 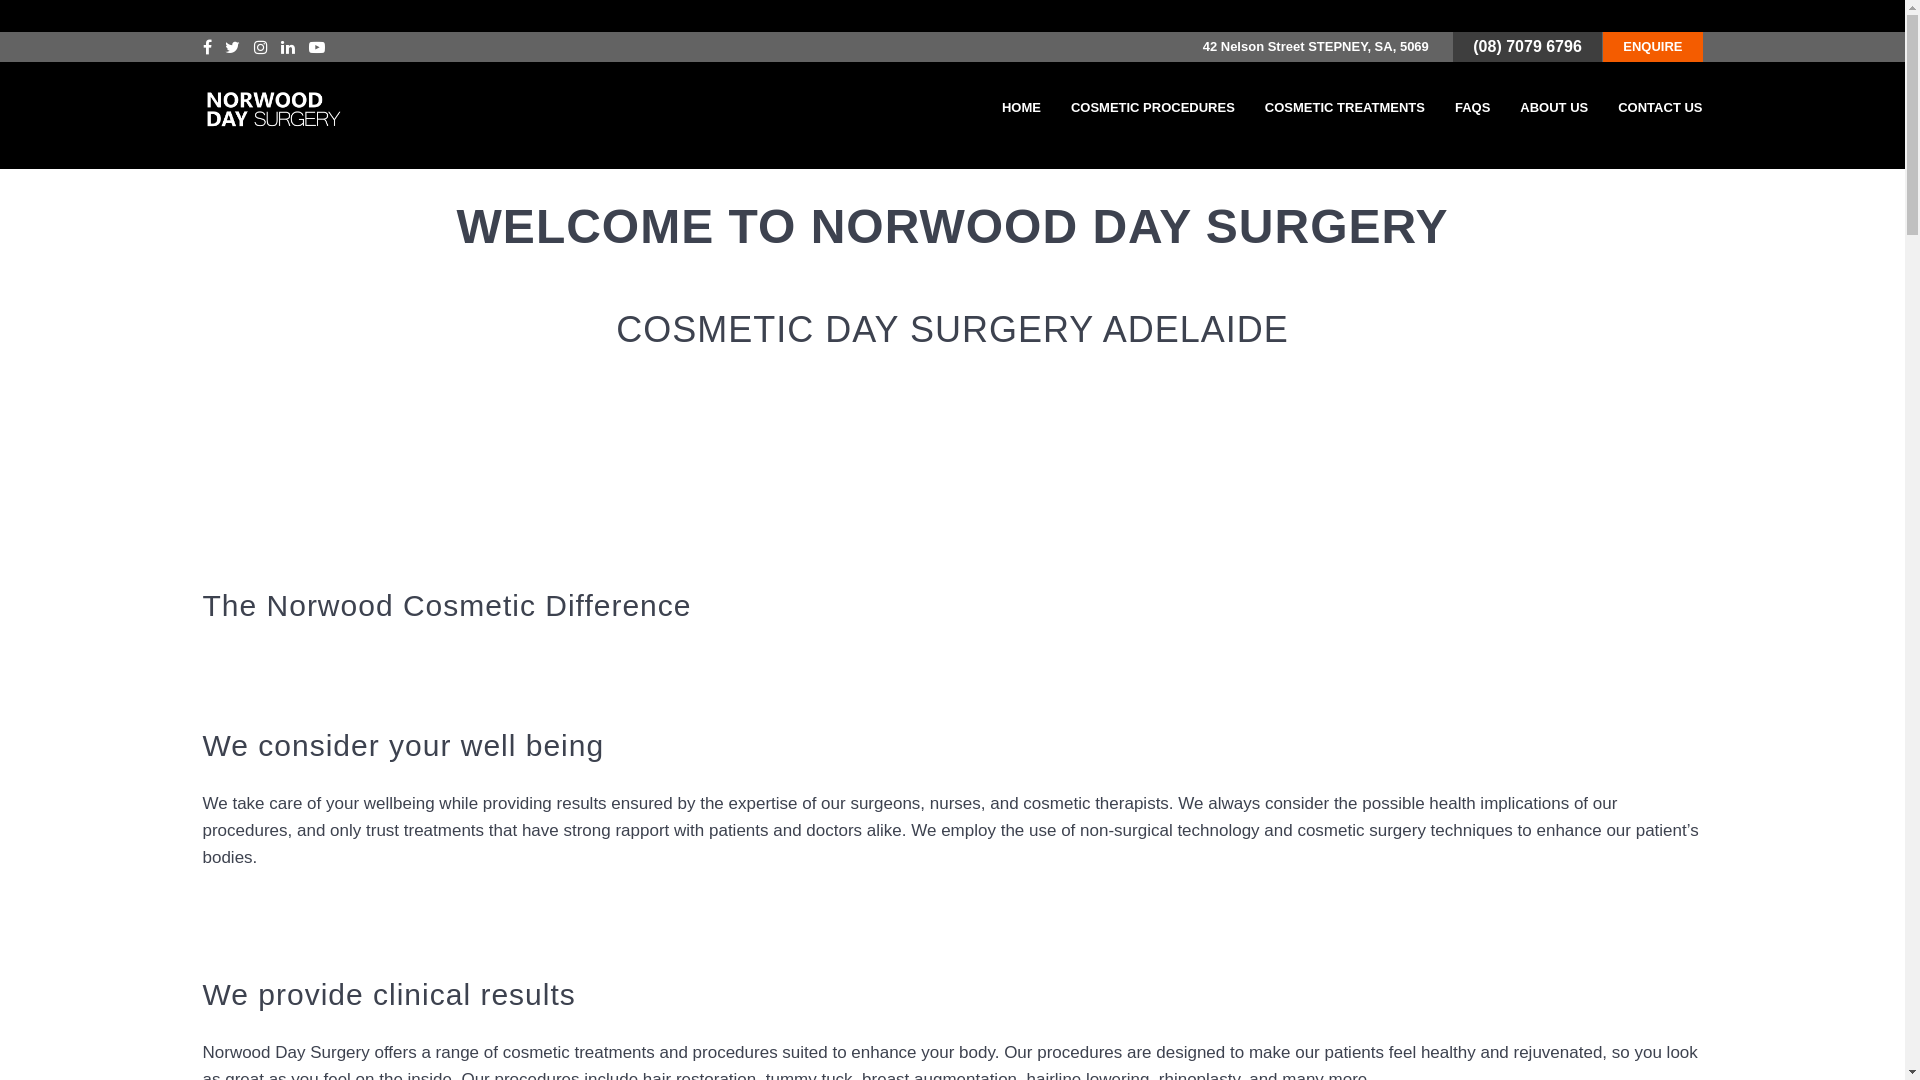 I want to click on 'ENQUIRE', so click(x=1652, y=45).